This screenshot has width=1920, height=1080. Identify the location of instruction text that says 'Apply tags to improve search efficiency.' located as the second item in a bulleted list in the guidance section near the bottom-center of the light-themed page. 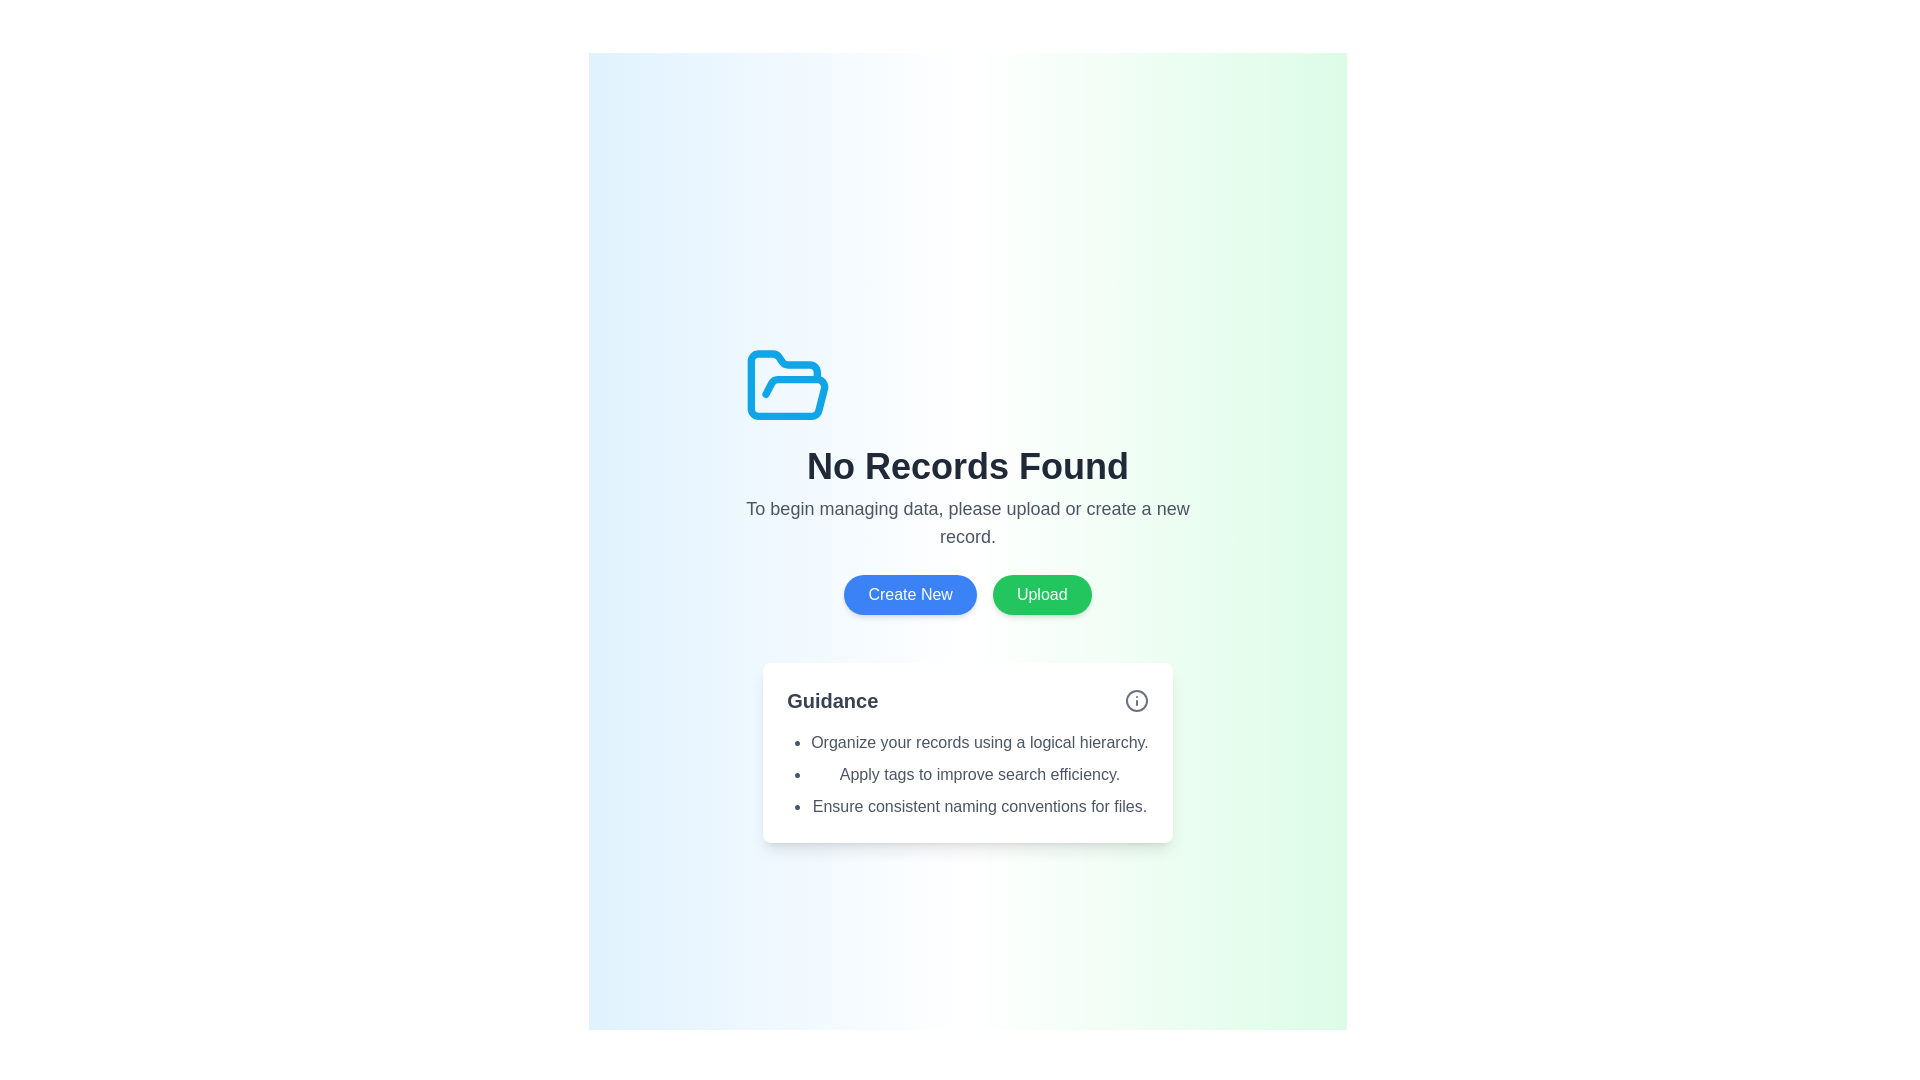
(979, 774).